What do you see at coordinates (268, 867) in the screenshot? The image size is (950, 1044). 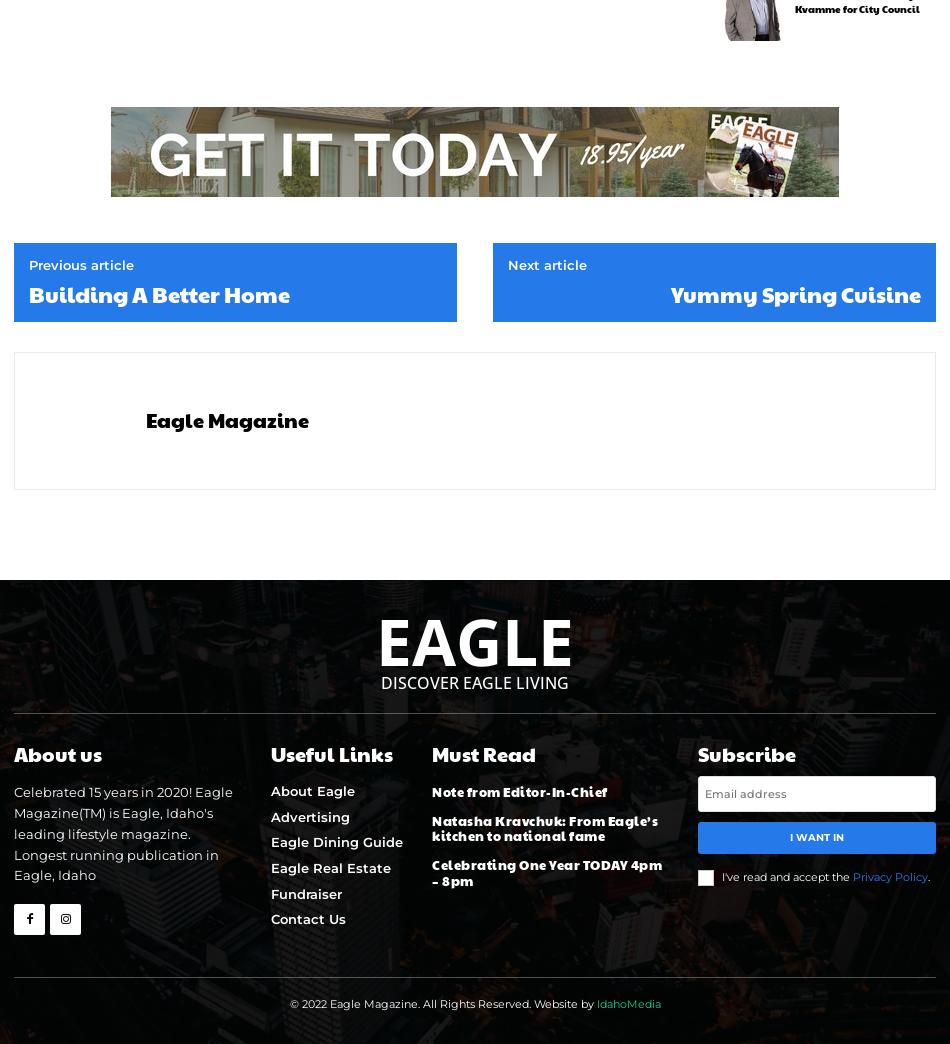 I see `'Eagle Real Estate'` at bounding box center [268, 867].